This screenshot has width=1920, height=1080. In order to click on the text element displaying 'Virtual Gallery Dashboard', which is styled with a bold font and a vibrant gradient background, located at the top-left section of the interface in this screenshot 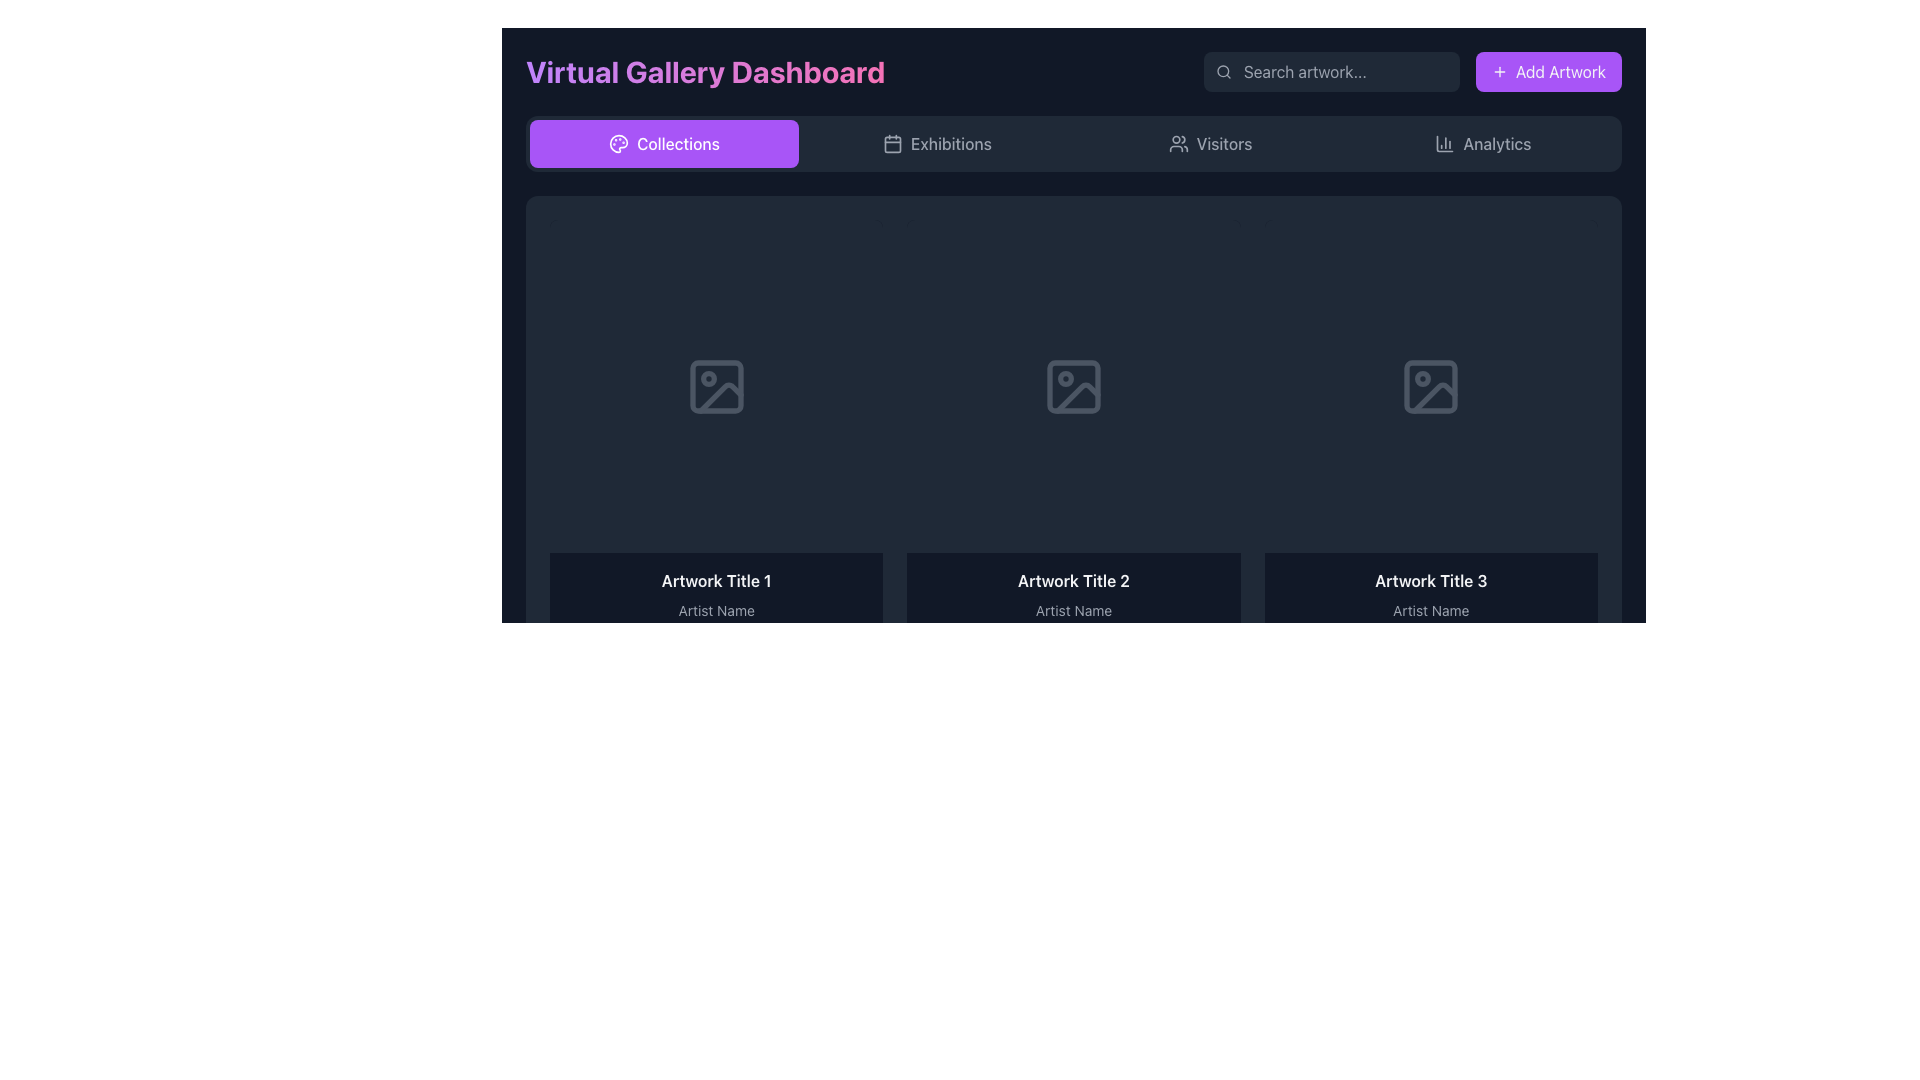, I will do `click(705, 71)`.